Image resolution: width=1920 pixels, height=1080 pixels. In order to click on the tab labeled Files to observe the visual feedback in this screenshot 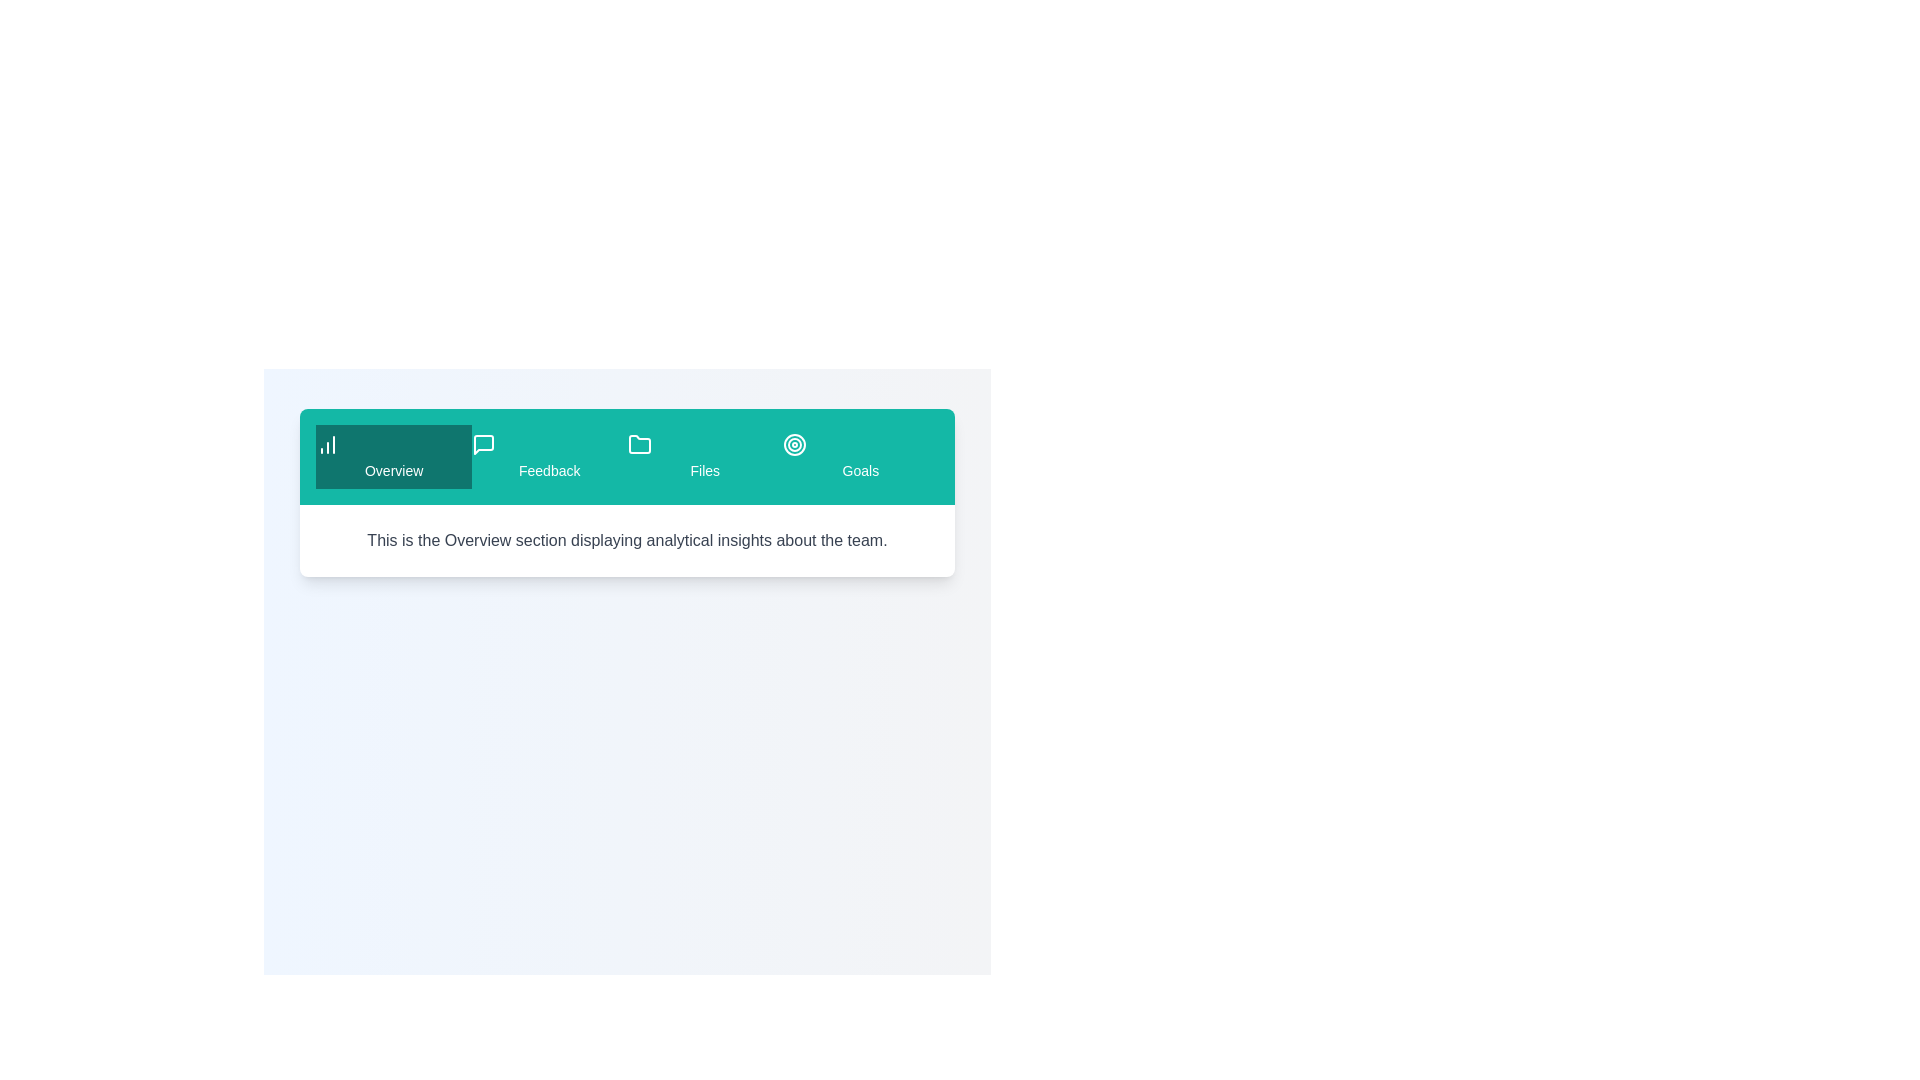, I will do `click(705, 456)`.